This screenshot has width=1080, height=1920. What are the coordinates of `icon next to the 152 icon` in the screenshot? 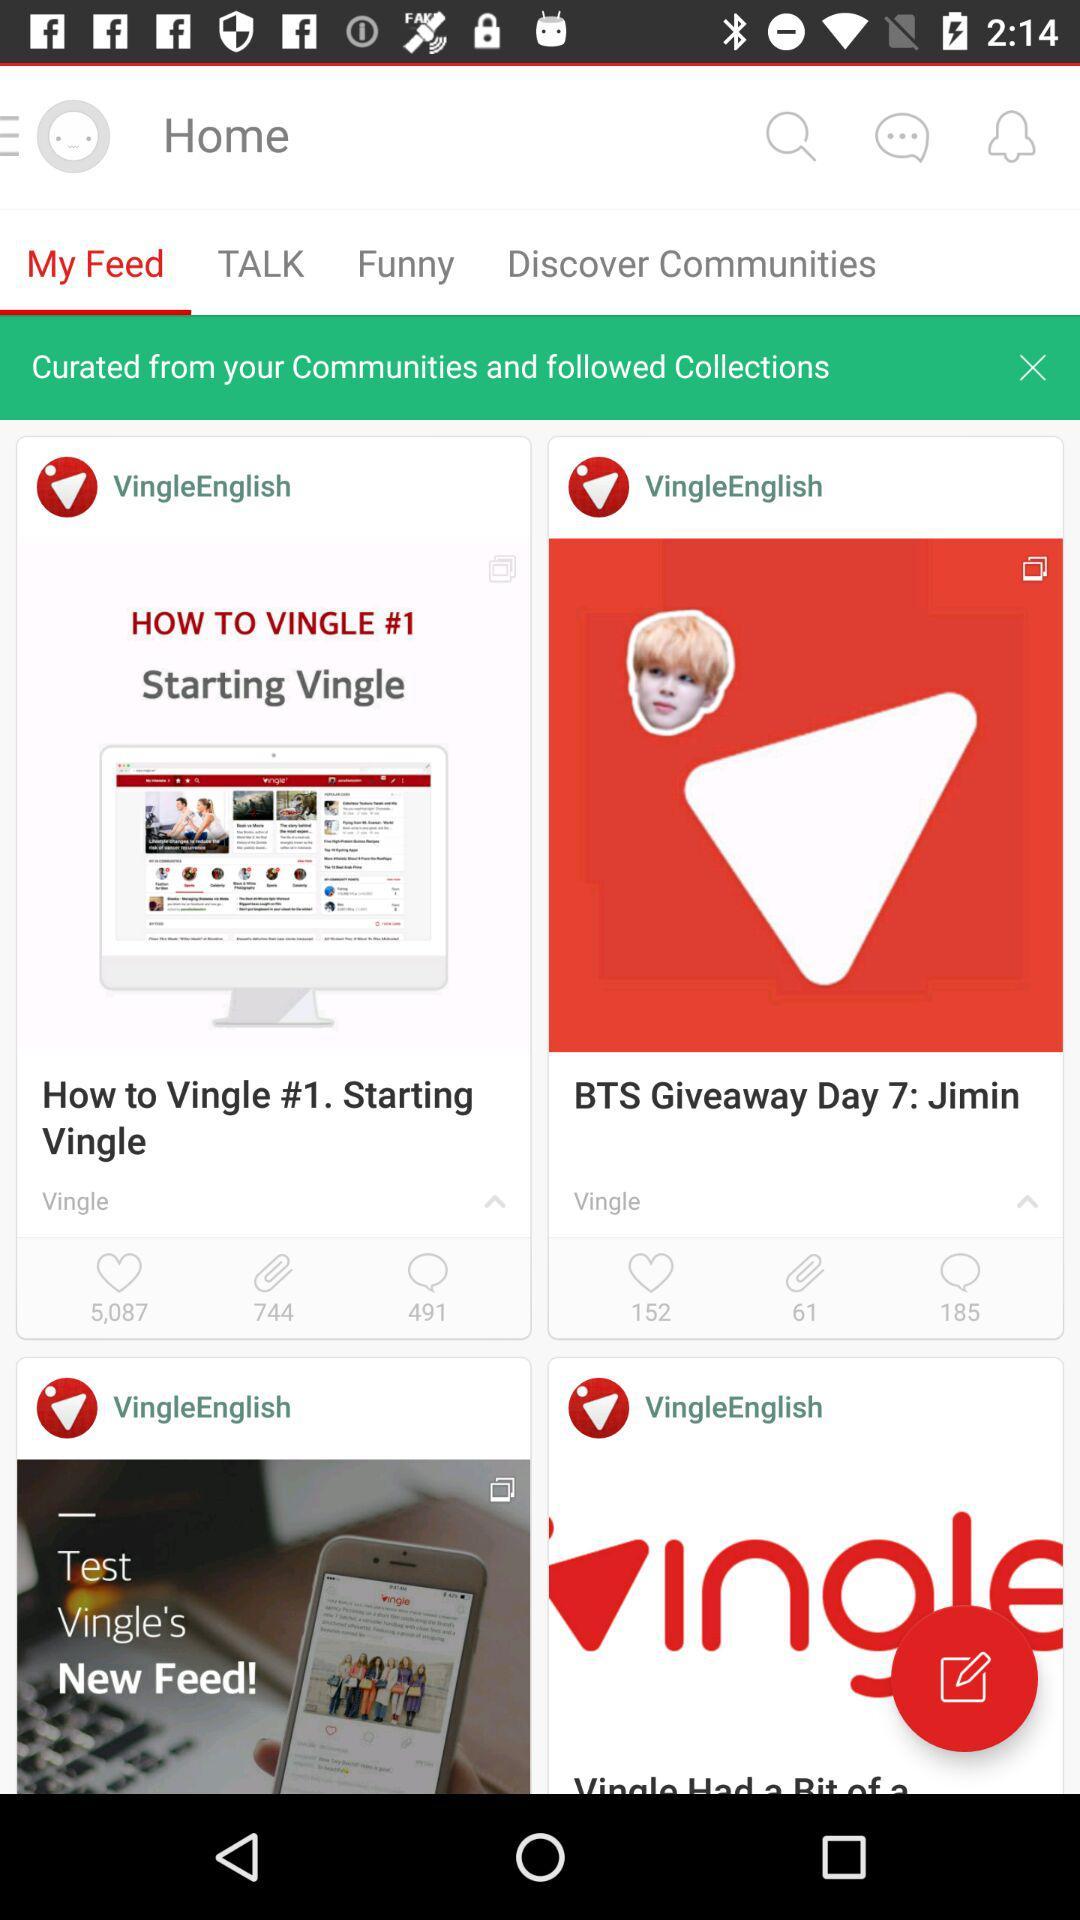 It's located at (804, 1290).